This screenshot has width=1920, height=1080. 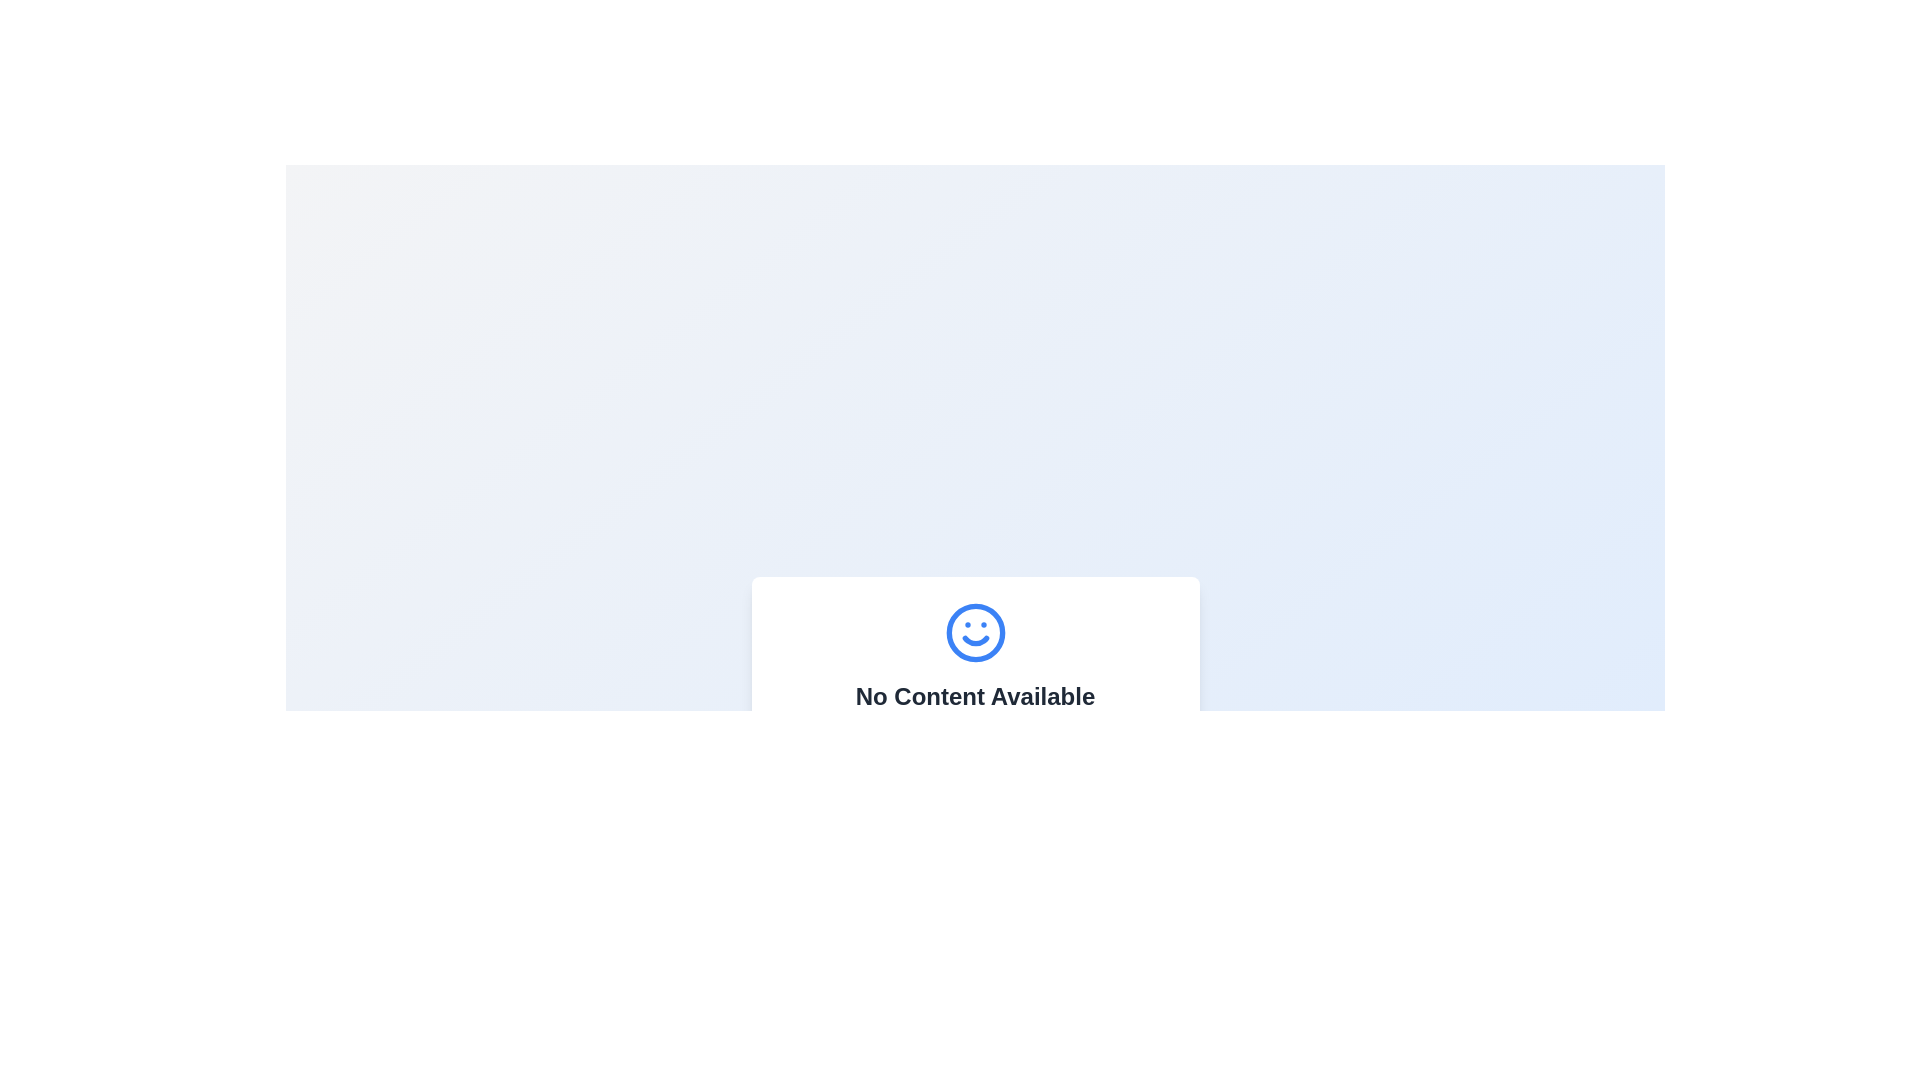 What do you see at coordinates (975, 632) in the screenshot?
I see `the decorative Circle element that serves as the boundary for the smiley face icon` at bounding box center [975, 632].